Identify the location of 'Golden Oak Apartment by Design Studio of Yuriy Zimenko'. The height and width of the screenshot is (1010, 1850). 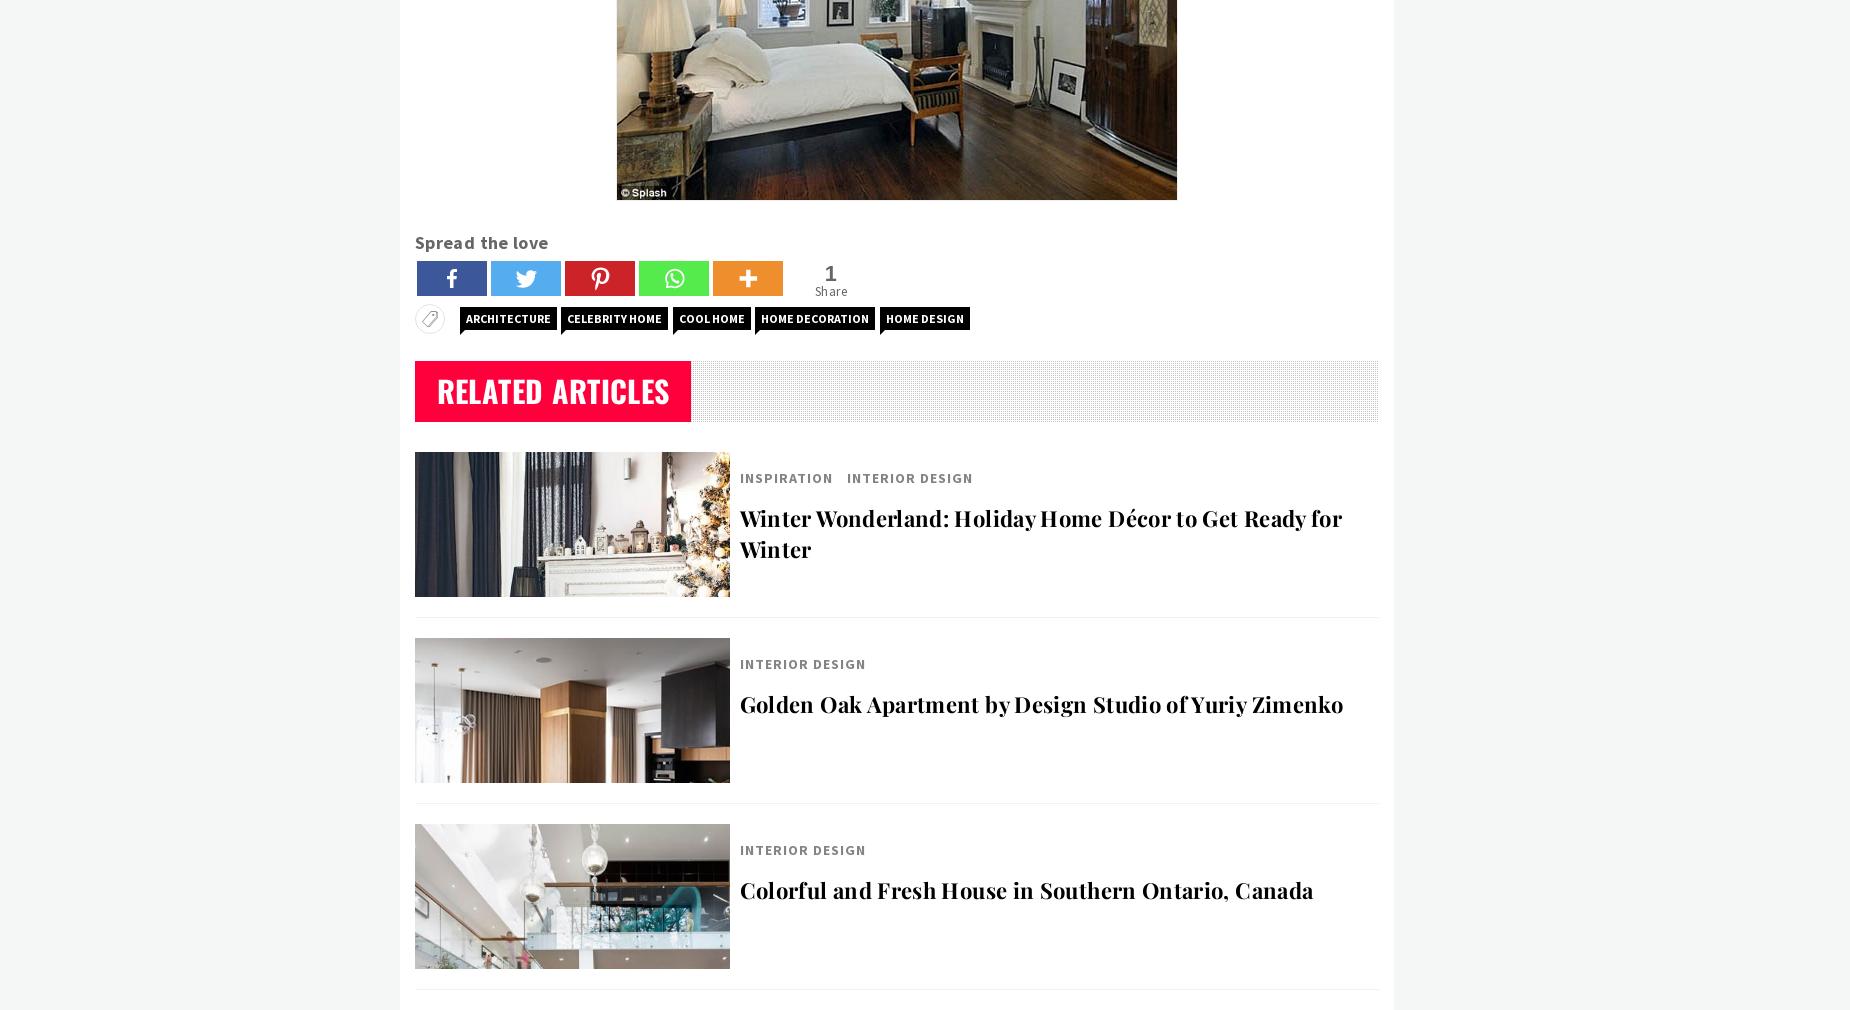
(1039, 701).